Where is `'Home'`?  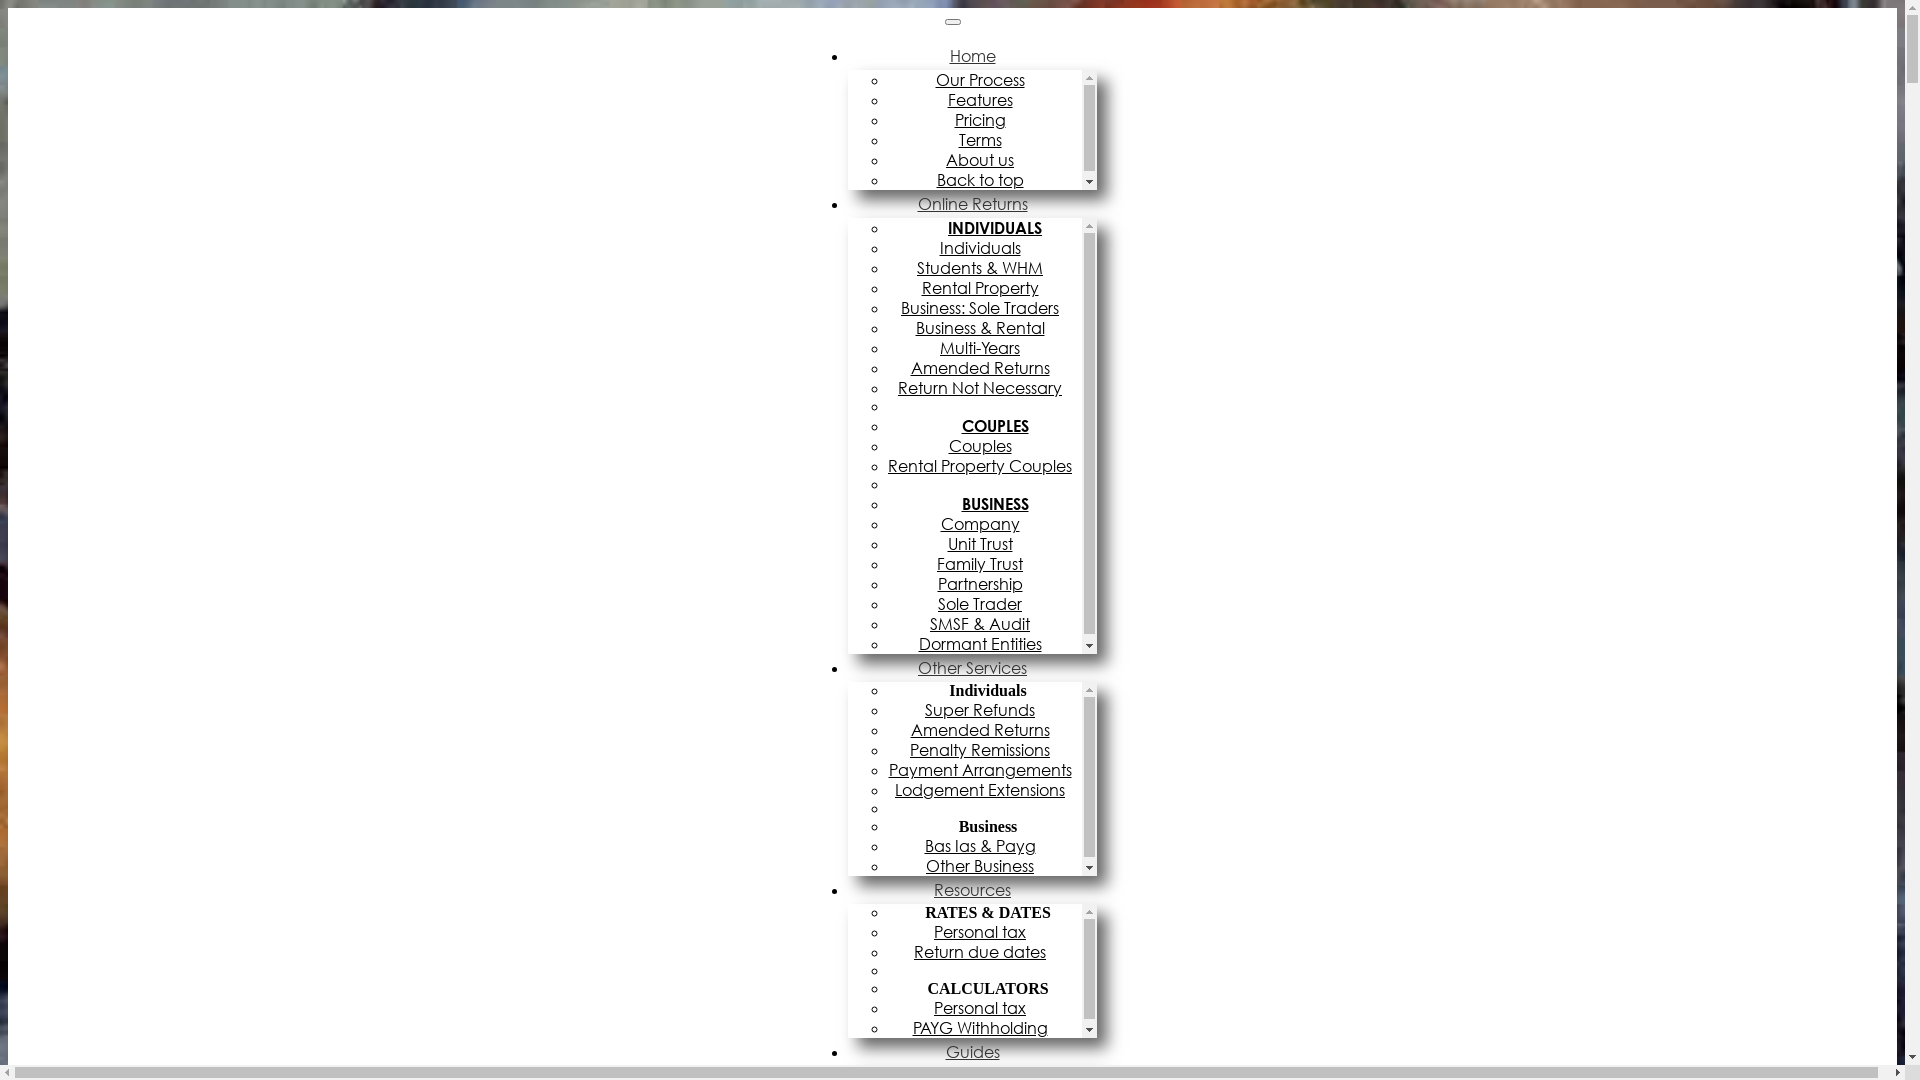 'Home' is located at coordinates (973, 55).